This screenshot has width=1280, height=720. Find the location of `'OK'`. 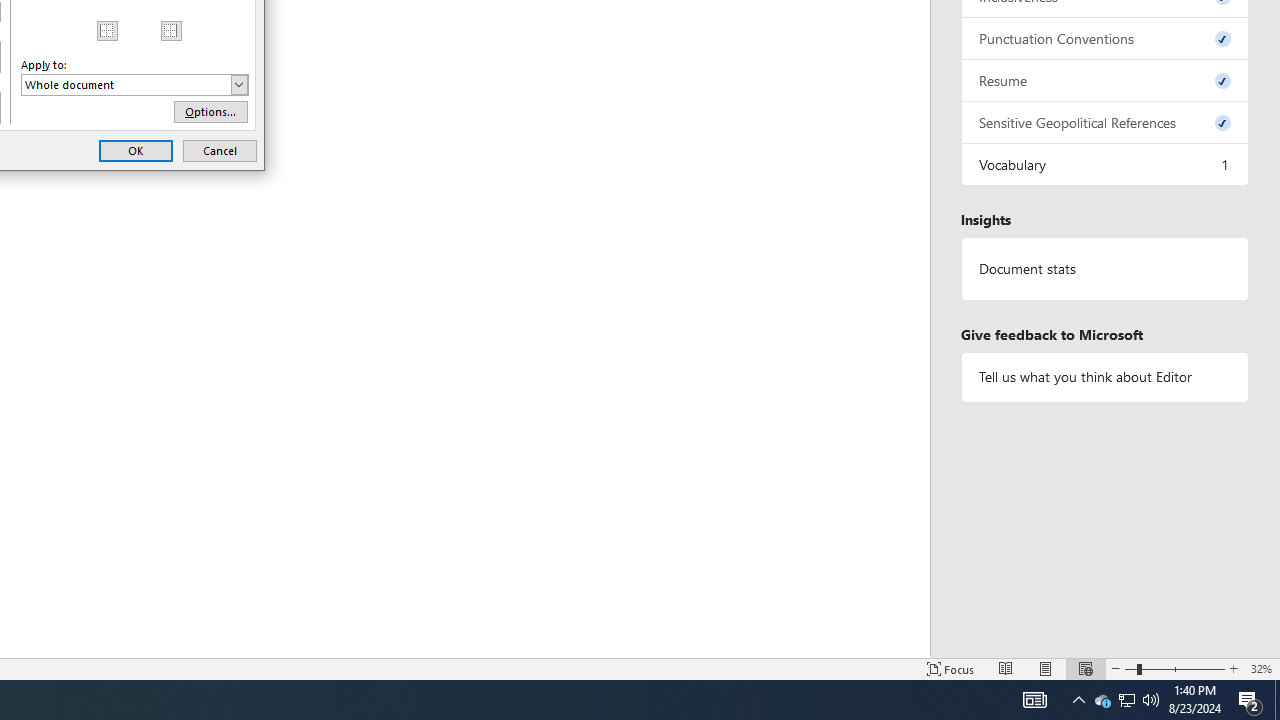

'OK' is located at coordinates (135, 149).